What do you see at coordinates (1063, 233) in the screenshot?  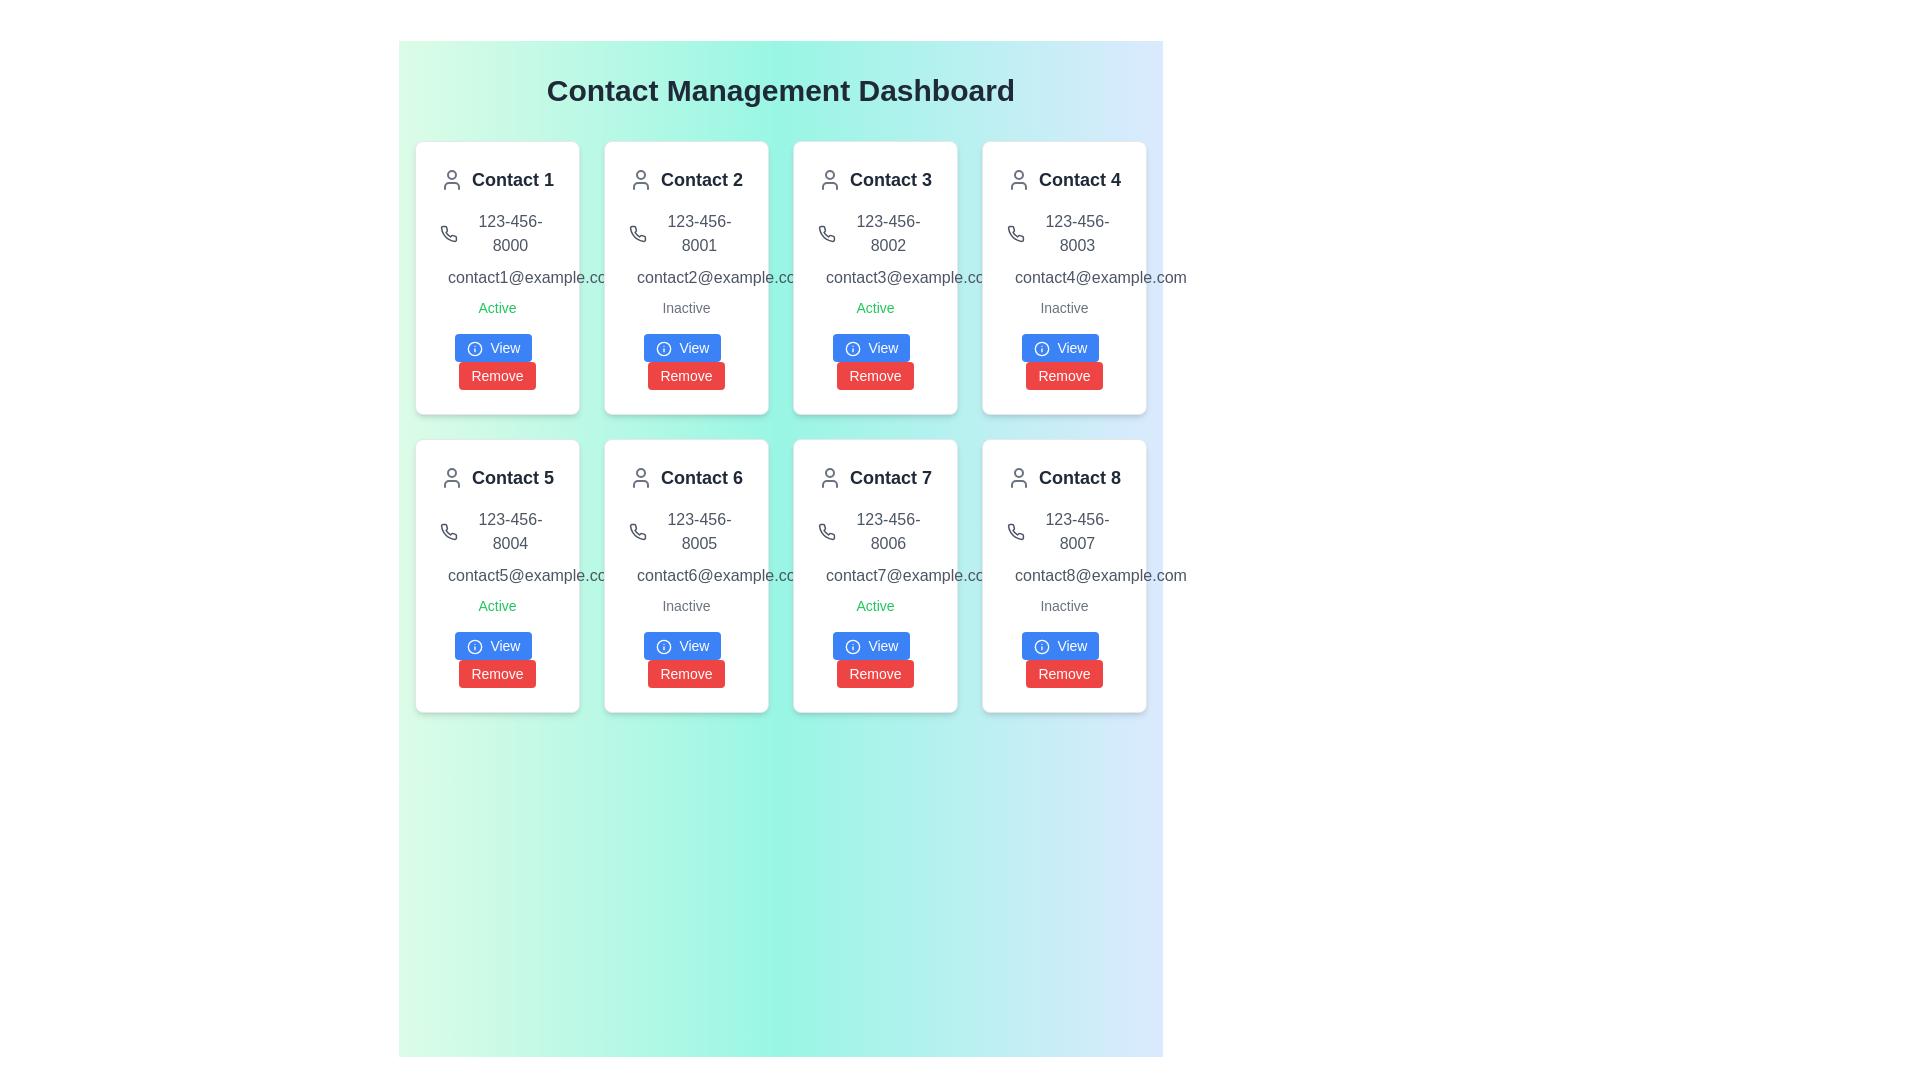 I see `the static text displaying the contact phone number in the fourth contact card labeled 'Contact 4', which is located towards the center of the card, above the email address` at bounding box center [1063, 233].